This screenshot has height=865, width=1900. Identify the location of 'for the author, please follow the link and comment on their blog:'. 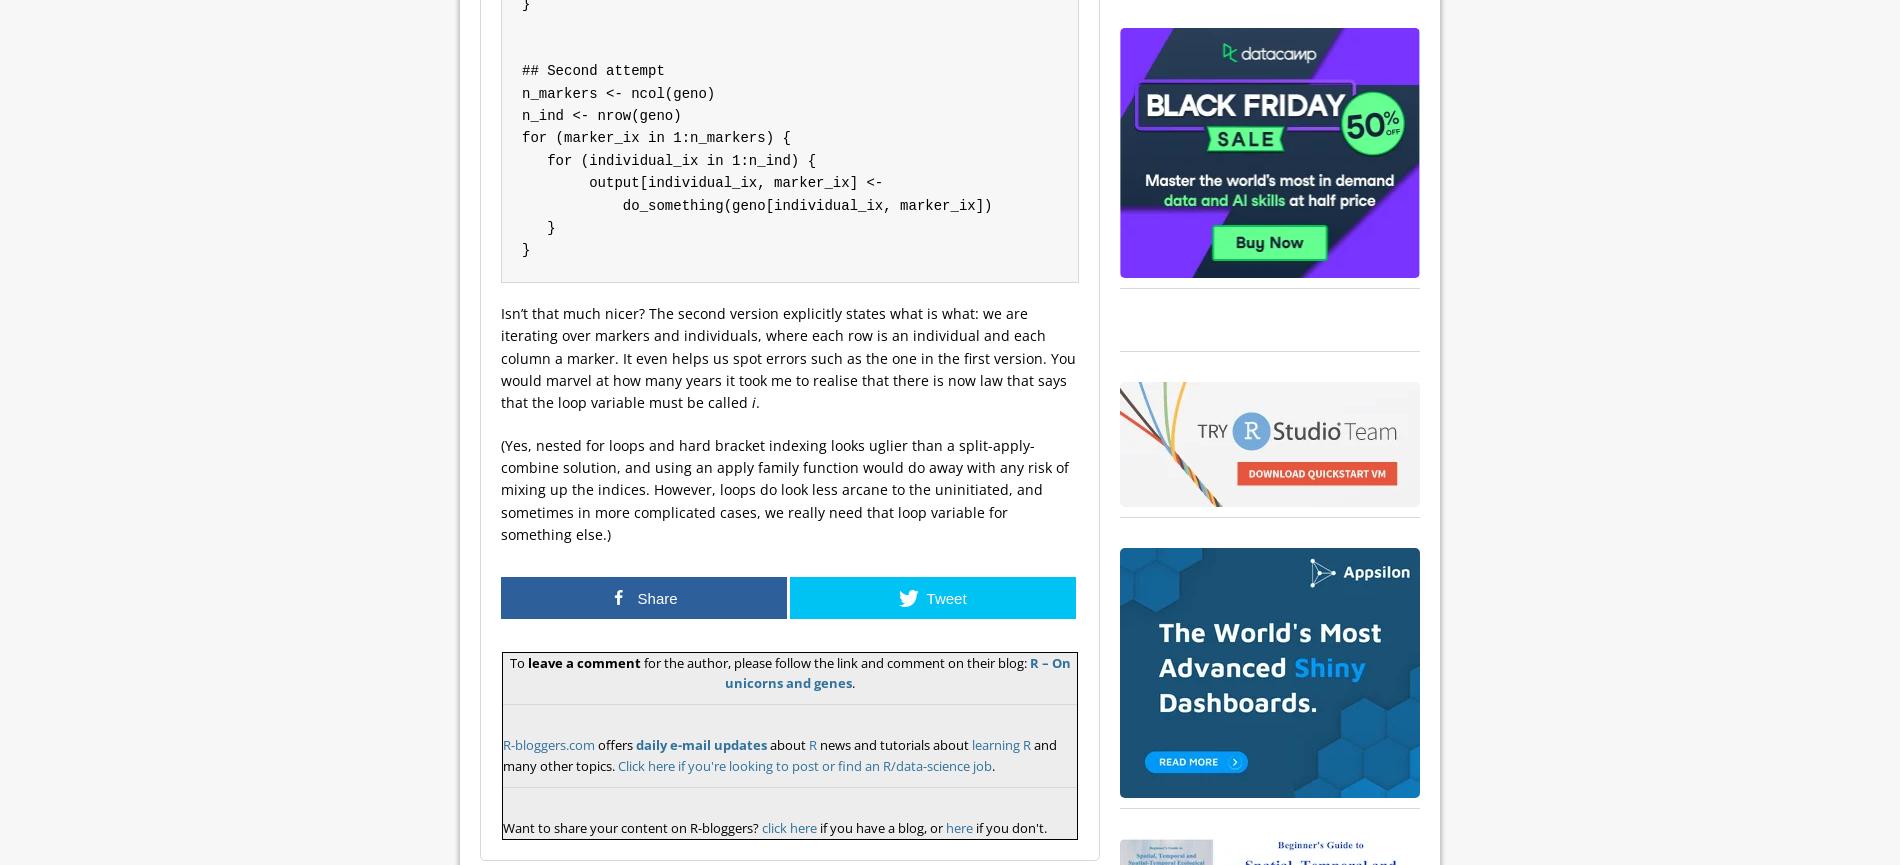
(833, 661).